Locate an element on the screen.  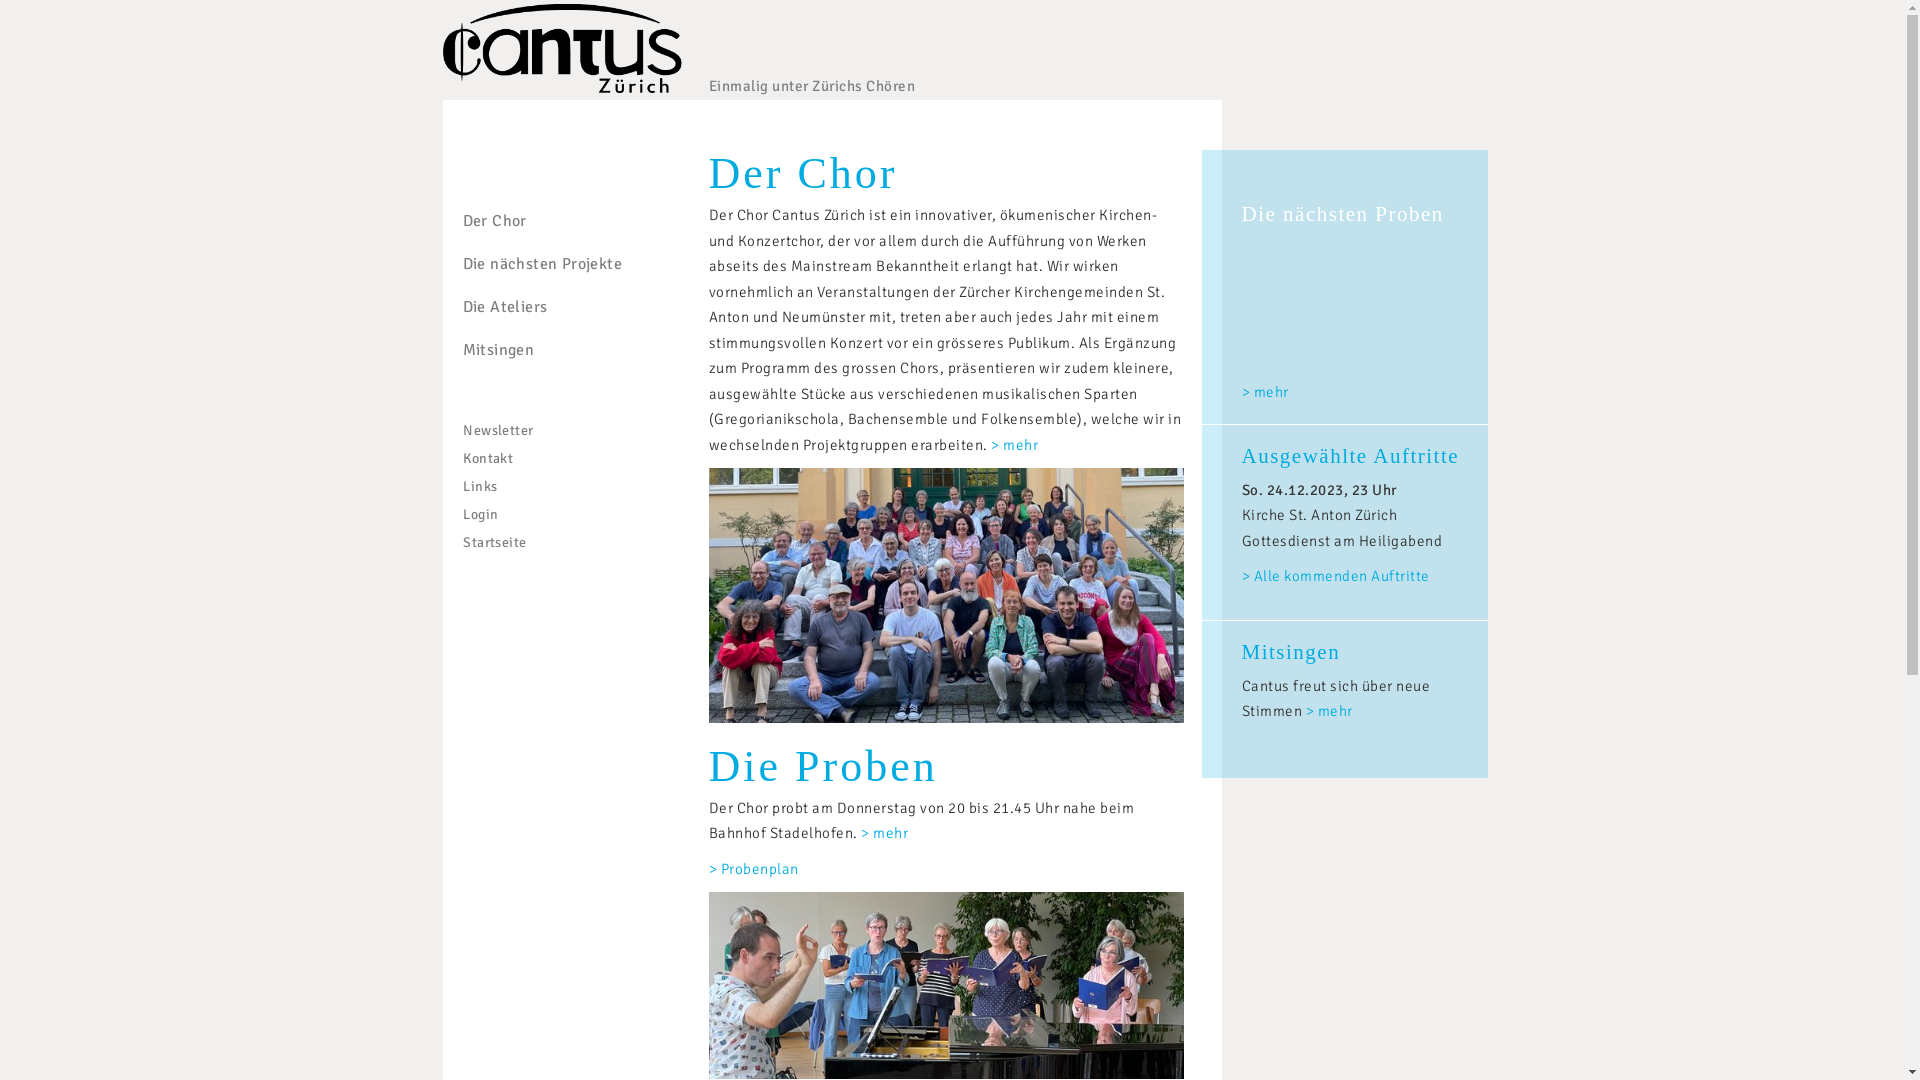
'Links' is located at coordinates (475, 486).